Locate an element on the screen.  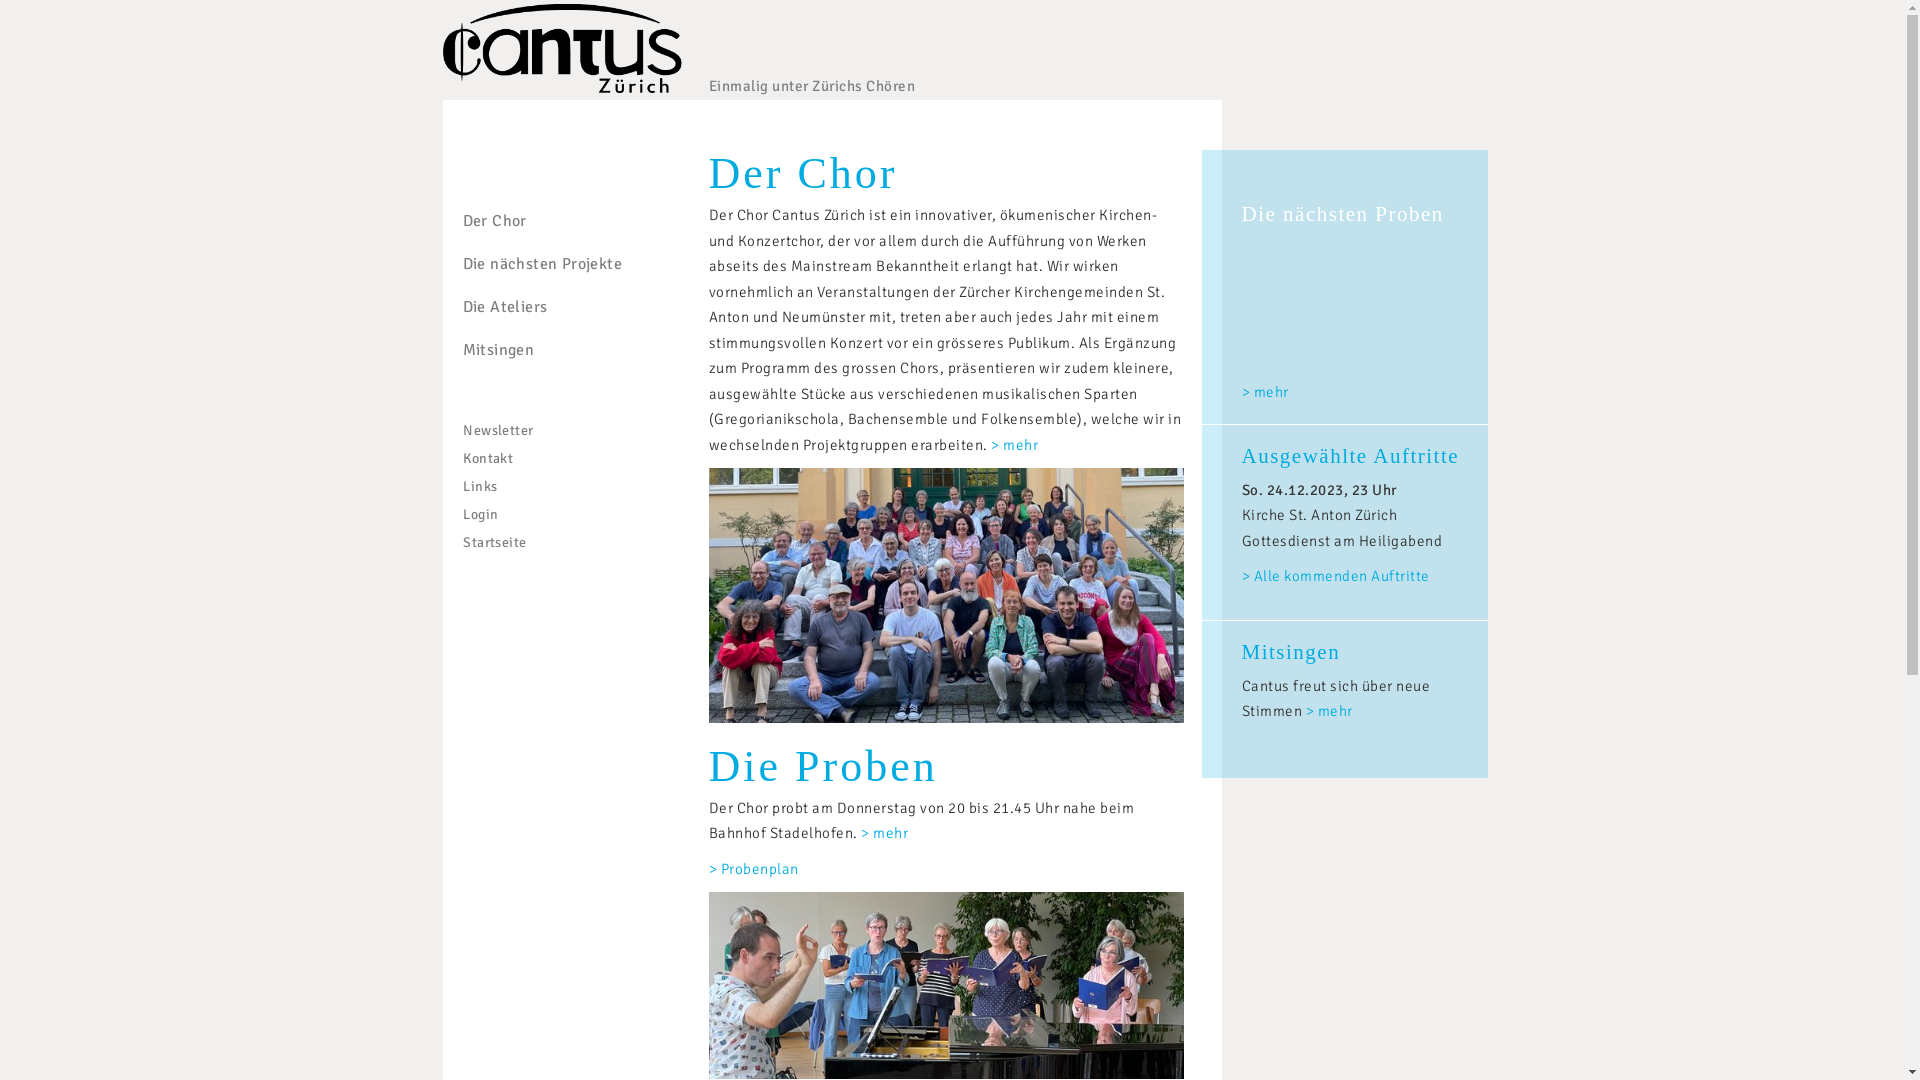
'Links' is located at coordinates (475, 486).